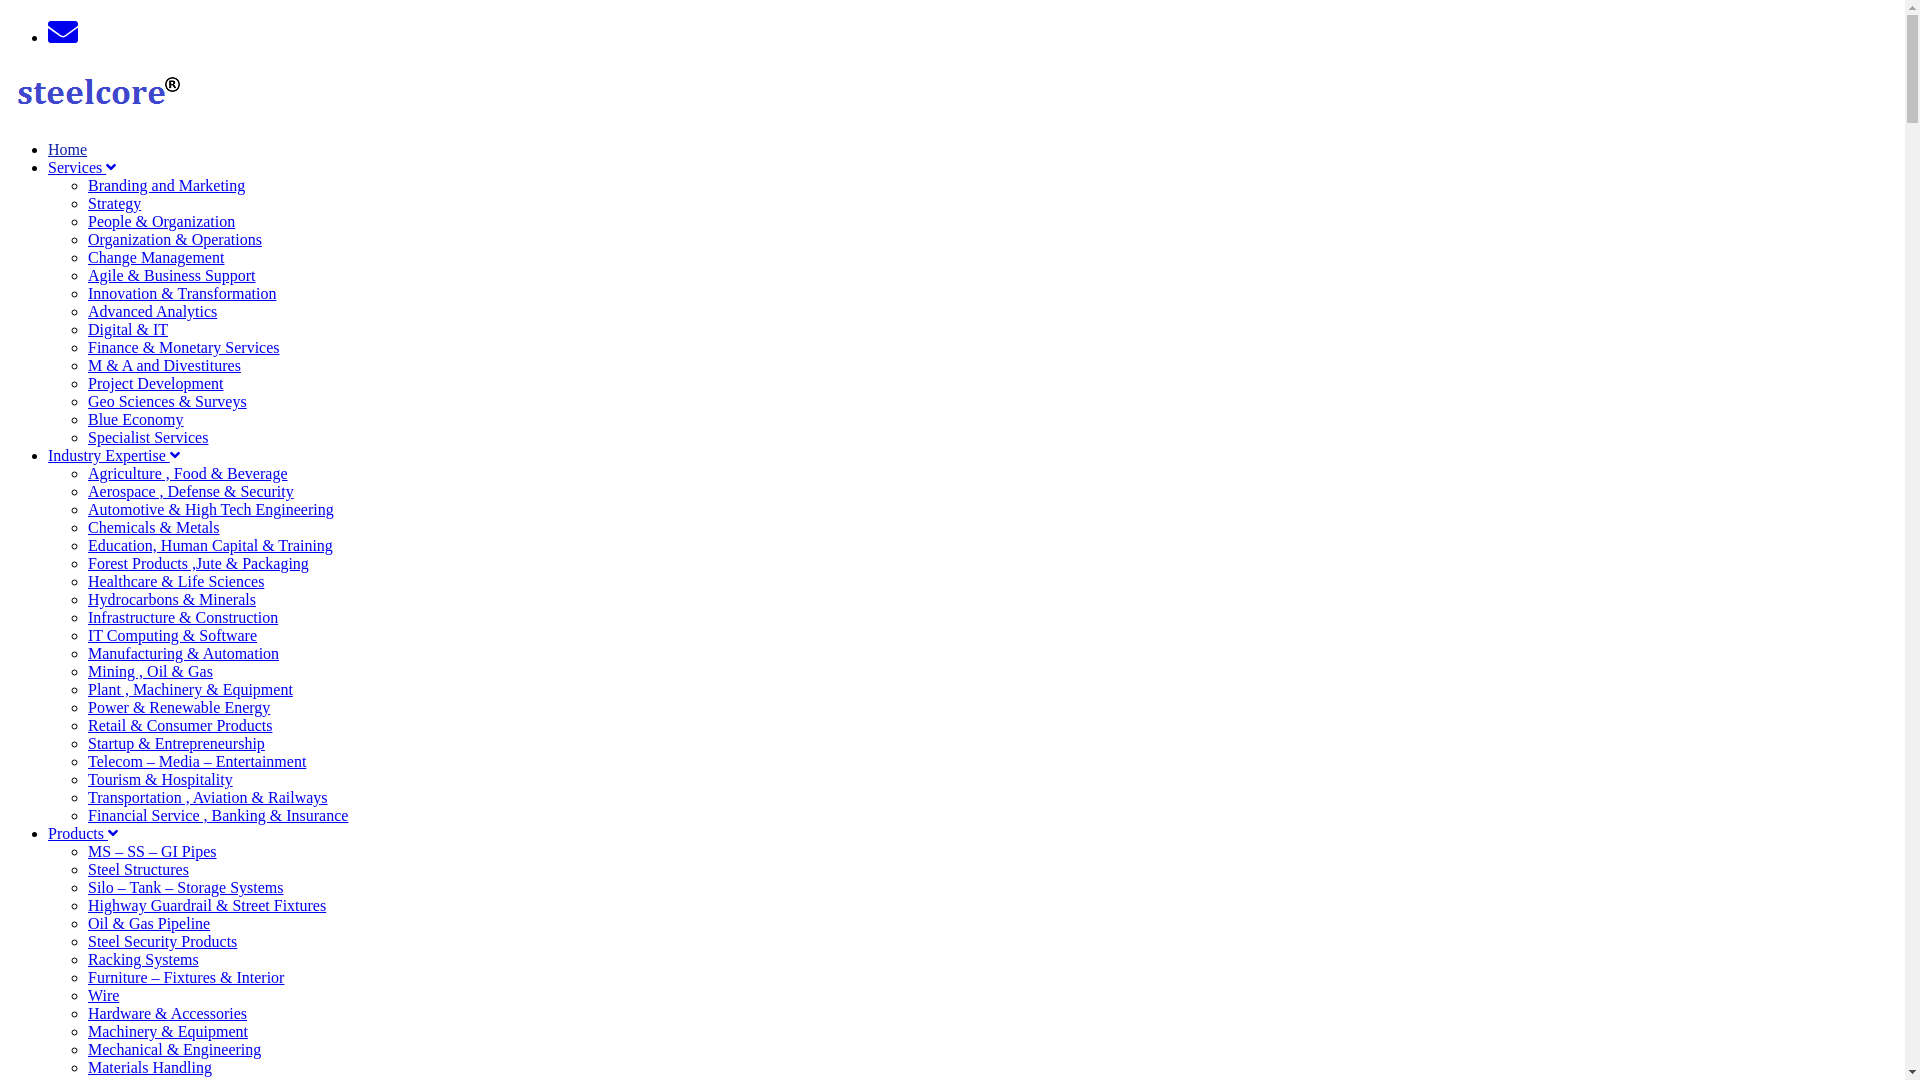 The width and height of the screenshot is (1920, 1080). I want to click on 'Project Development', so click(155, 383).